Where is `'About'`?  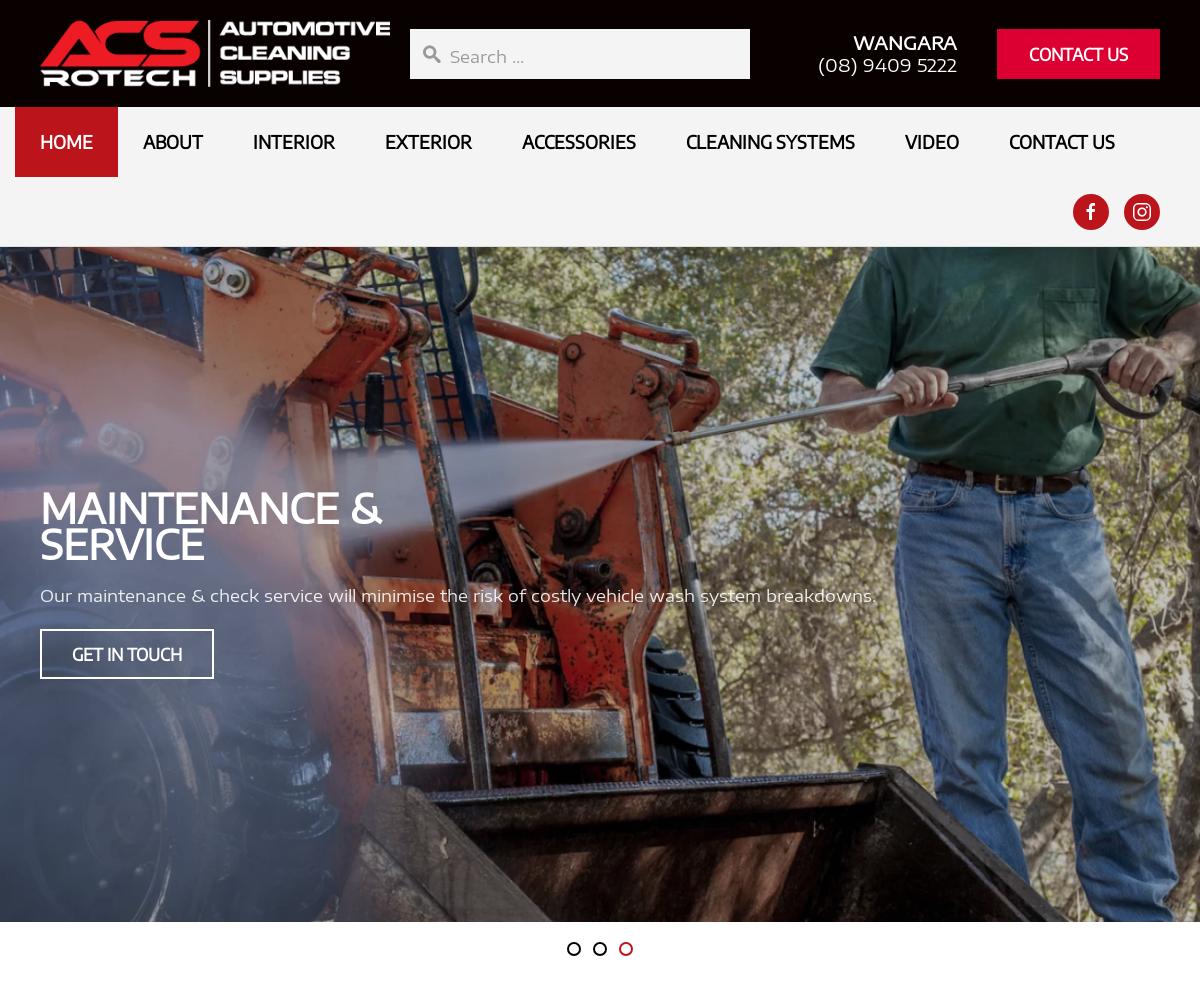
'About' is located at coordinates (172, 141).